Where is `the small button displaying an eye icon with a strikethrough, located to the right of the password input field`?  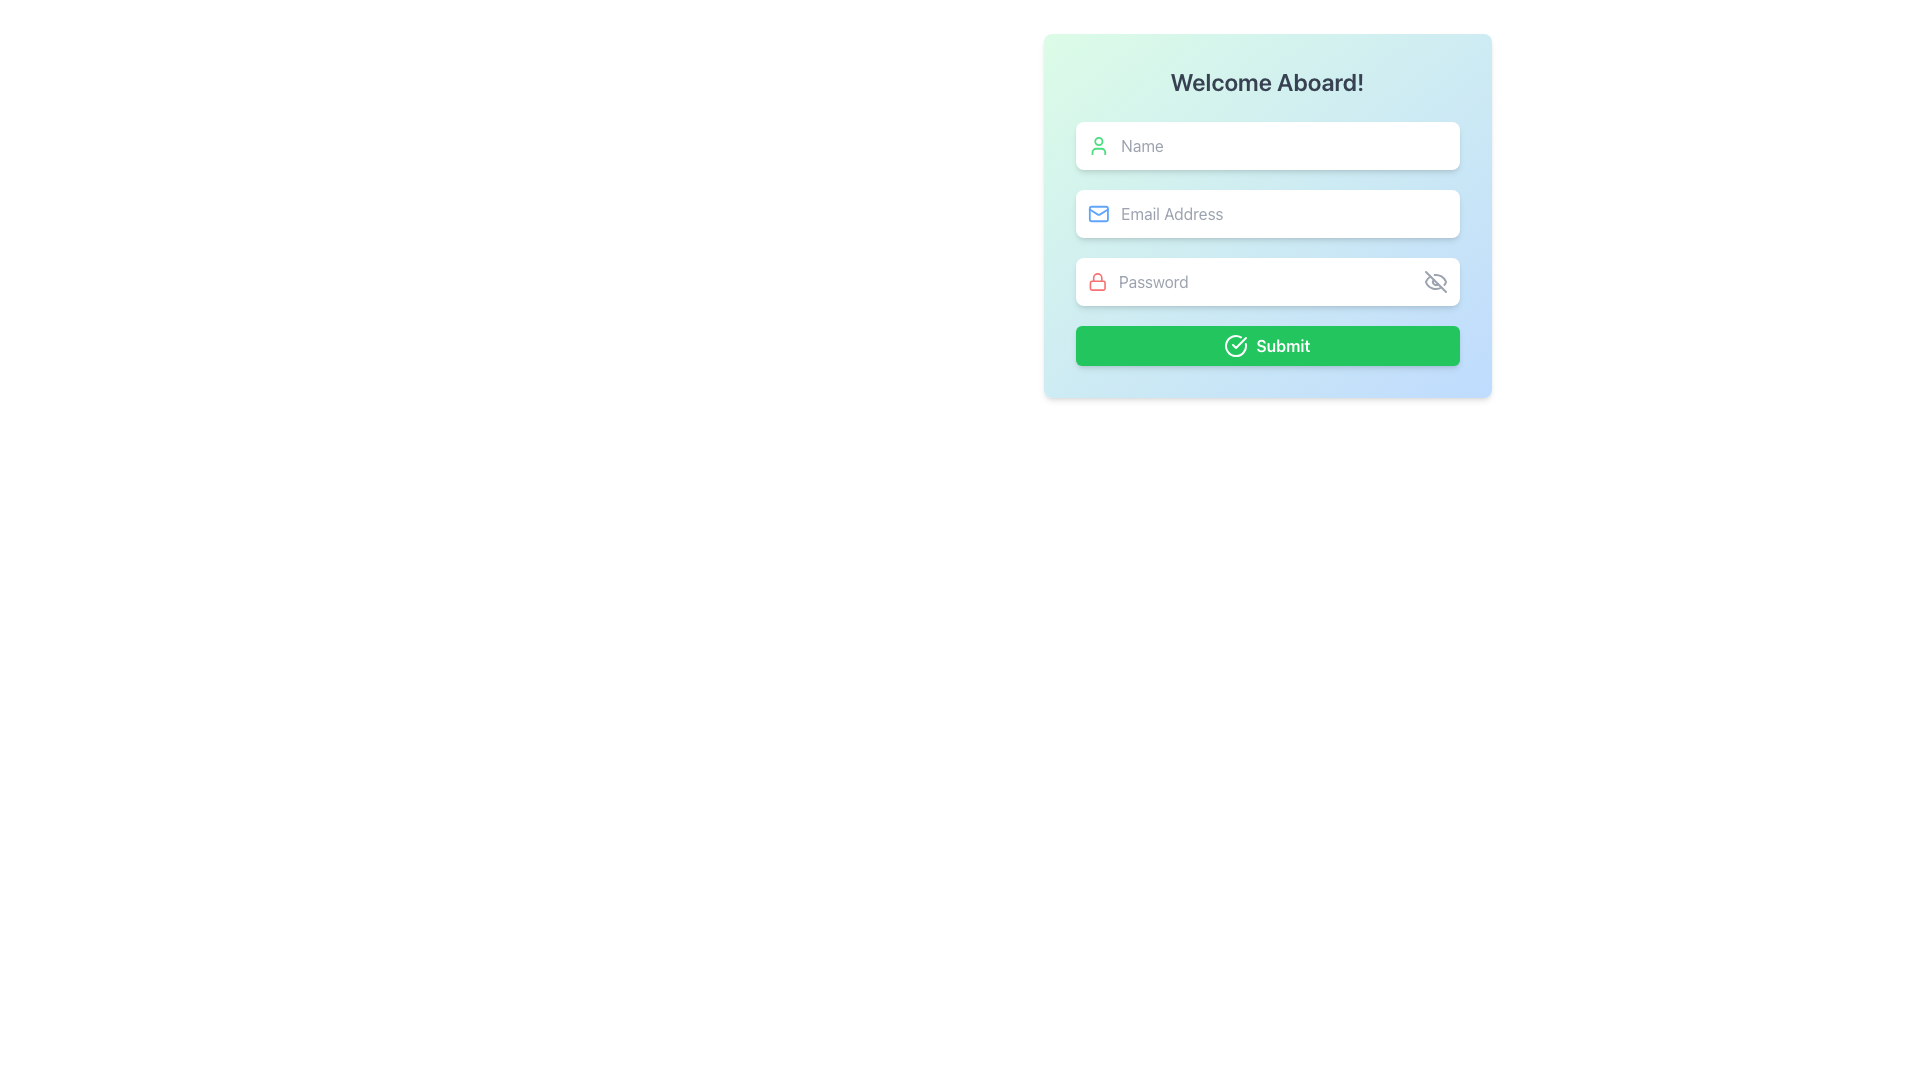 the small button displaying an eye icon with a strikethrough, located to the right of the password input field is located at coordinates (1434, 281).